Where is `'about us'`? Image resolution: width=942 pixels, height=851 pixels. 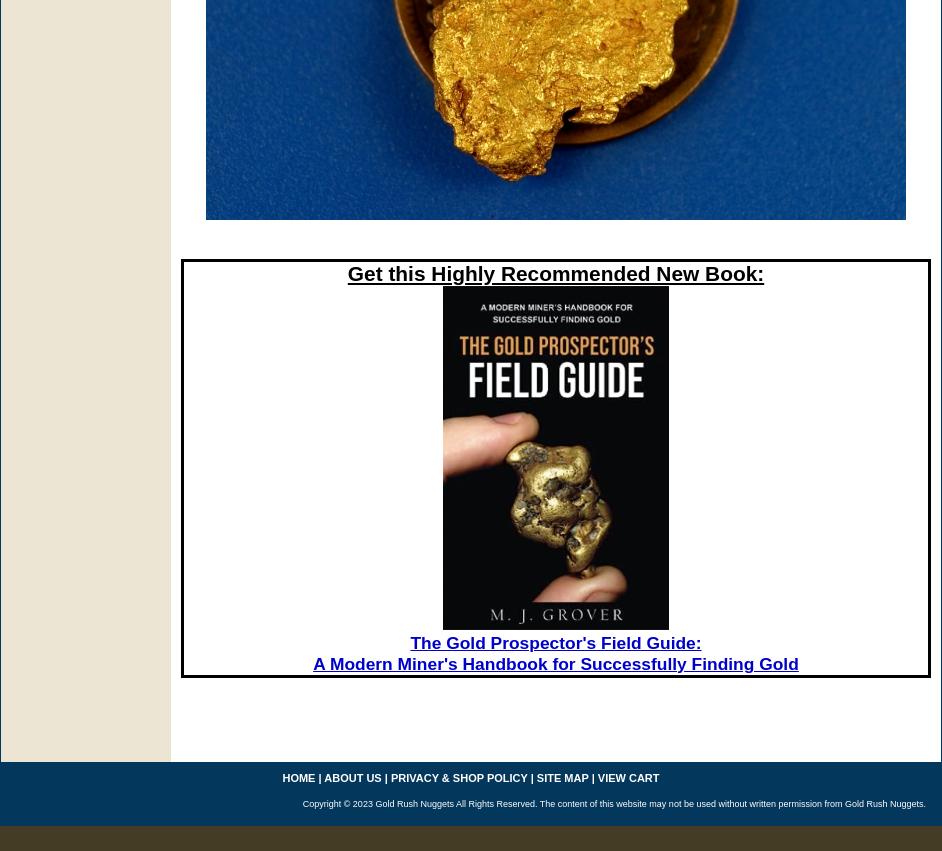
'about us' is located at coordinates (323, 776).